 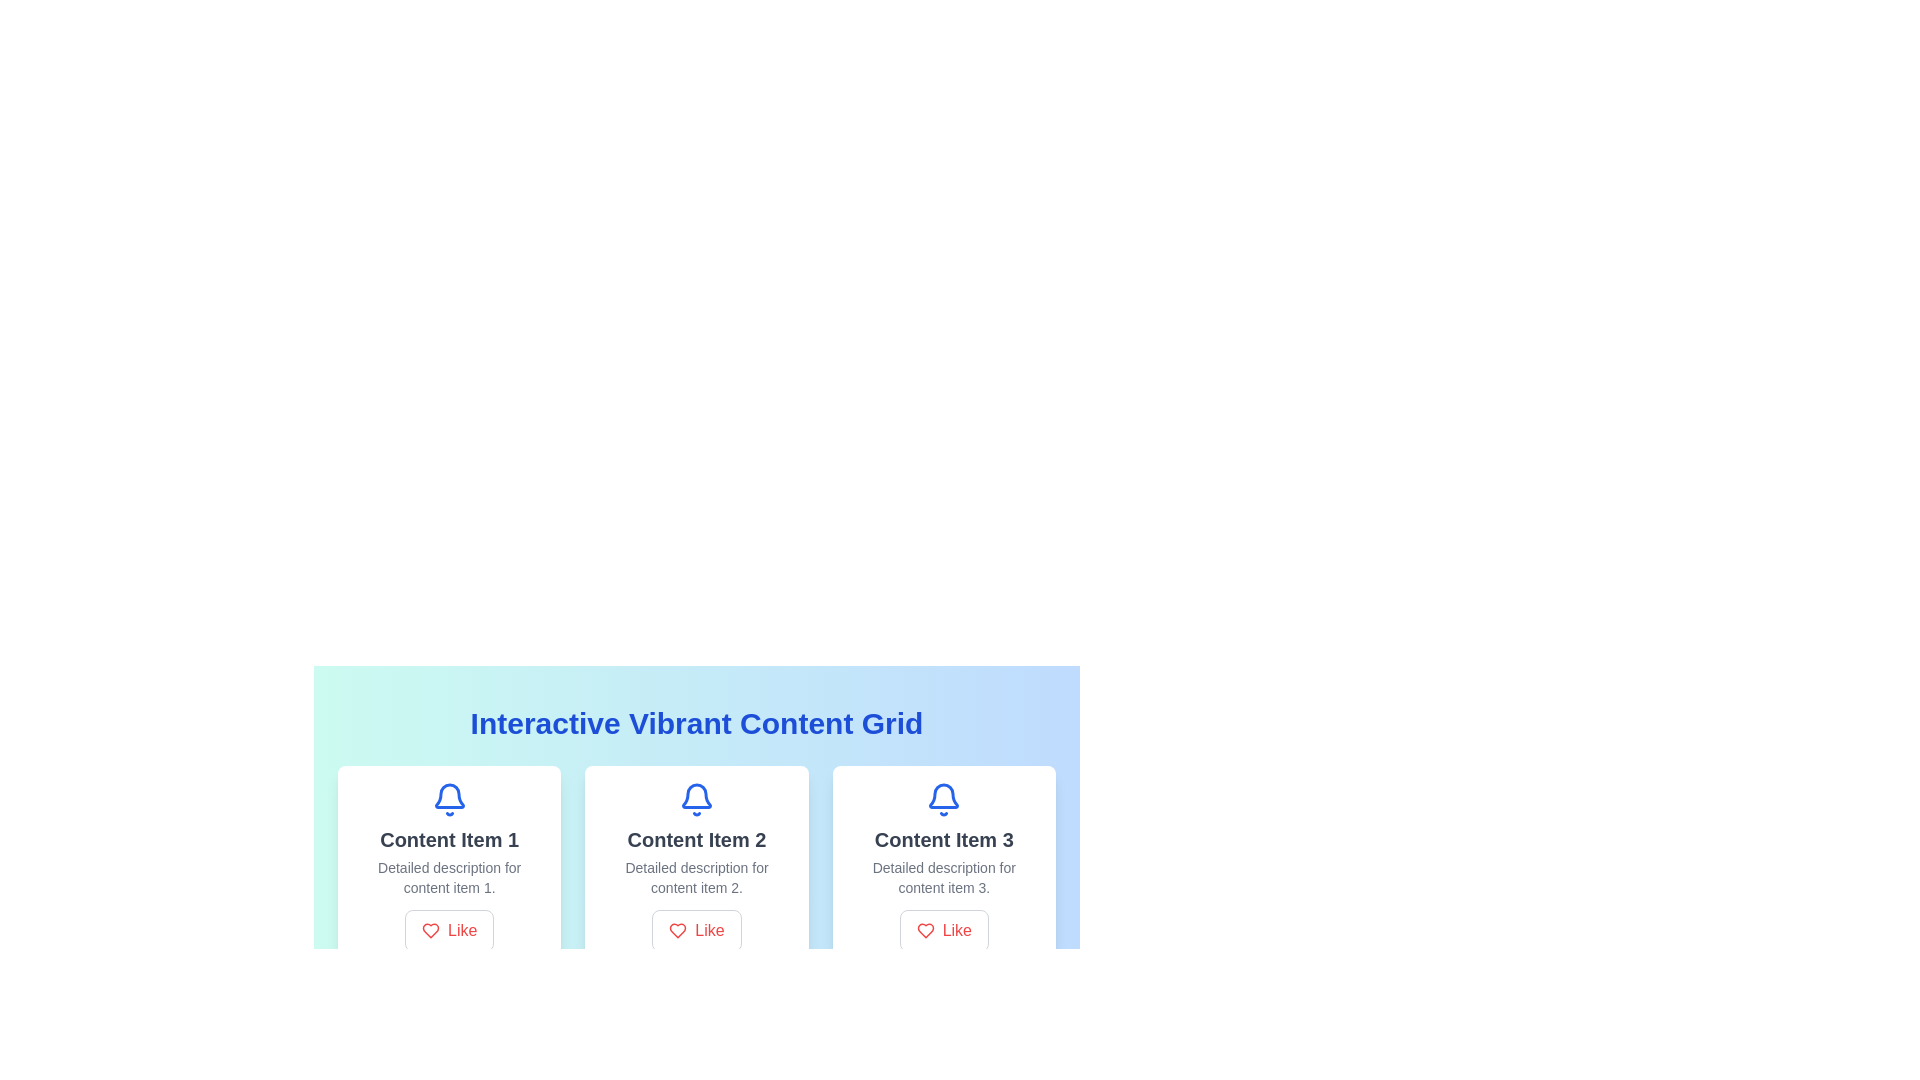 I want to click on the heart icon located at the bottom-left corner of the 'Content Item 1' card, so click(x=430, y=930).